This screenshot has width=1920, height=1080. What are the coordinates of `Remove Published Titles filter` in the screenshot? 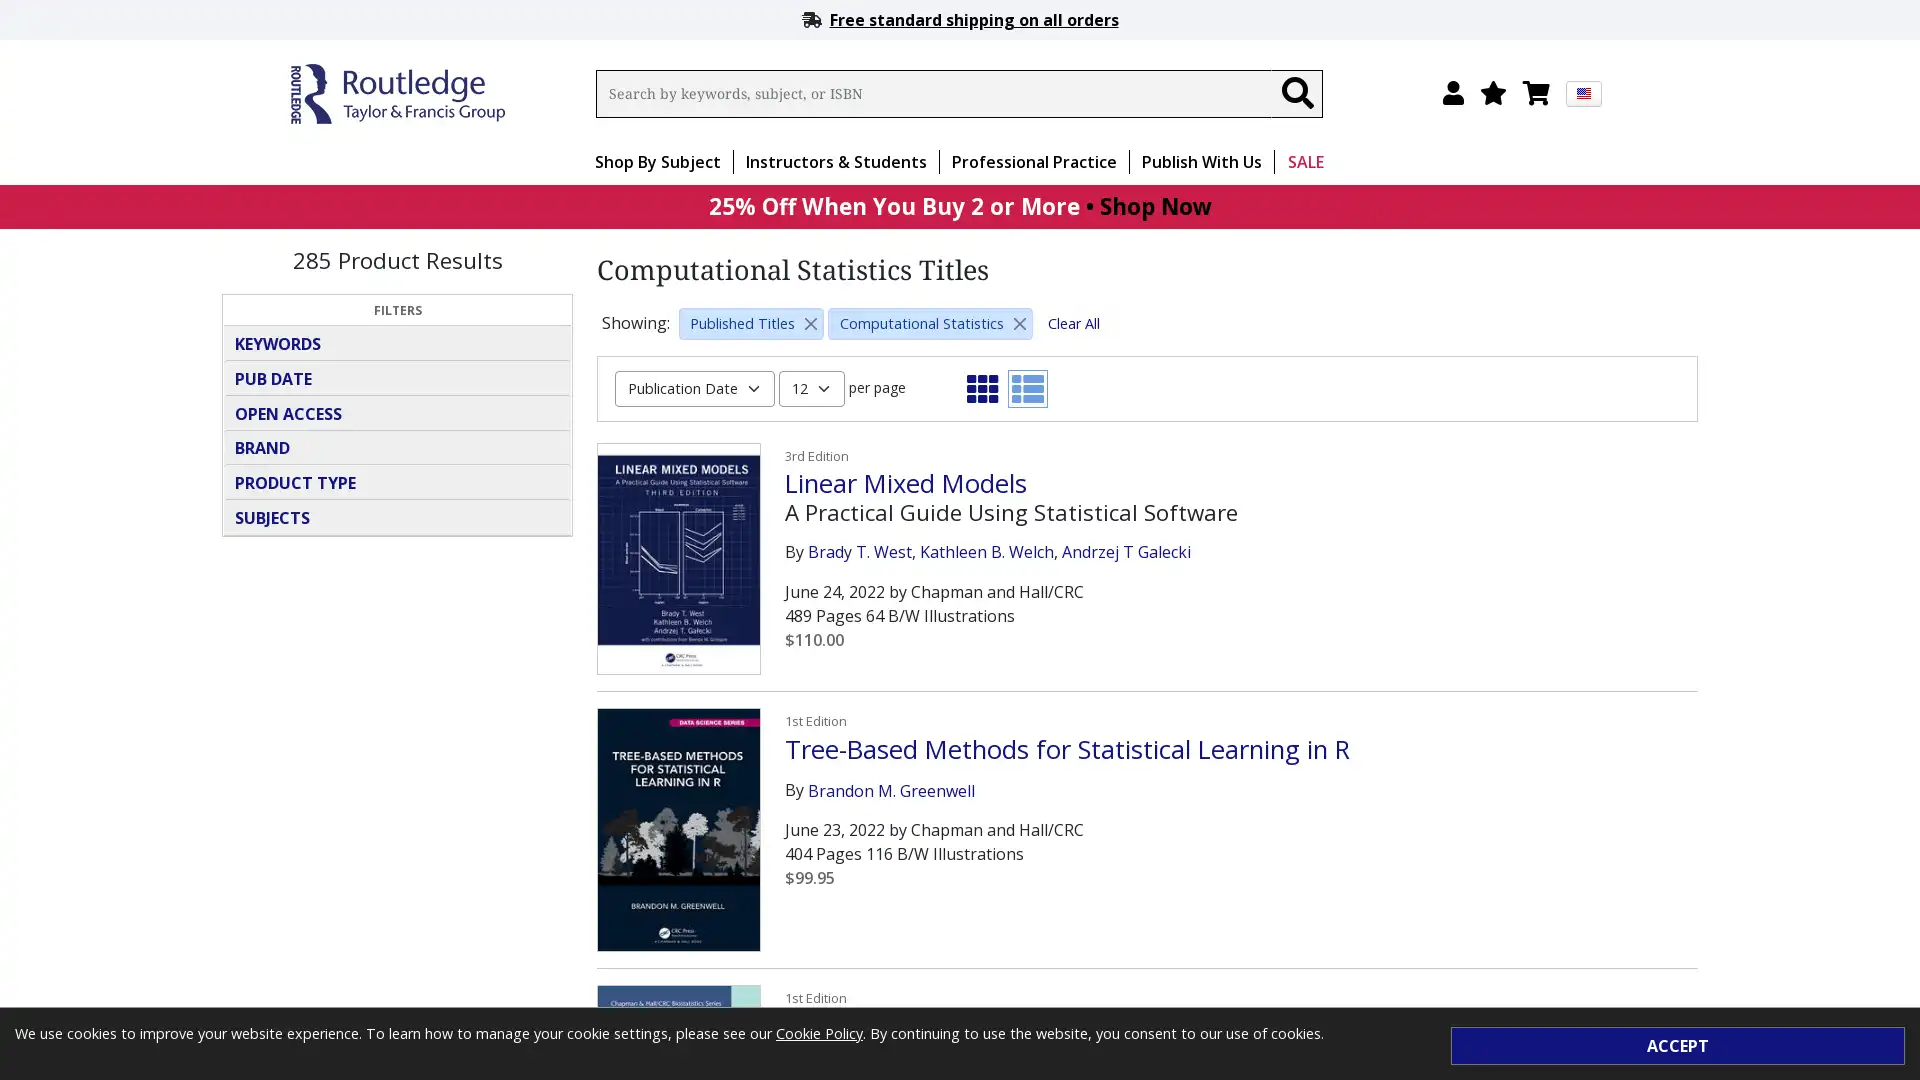 It's located at (811, 322).